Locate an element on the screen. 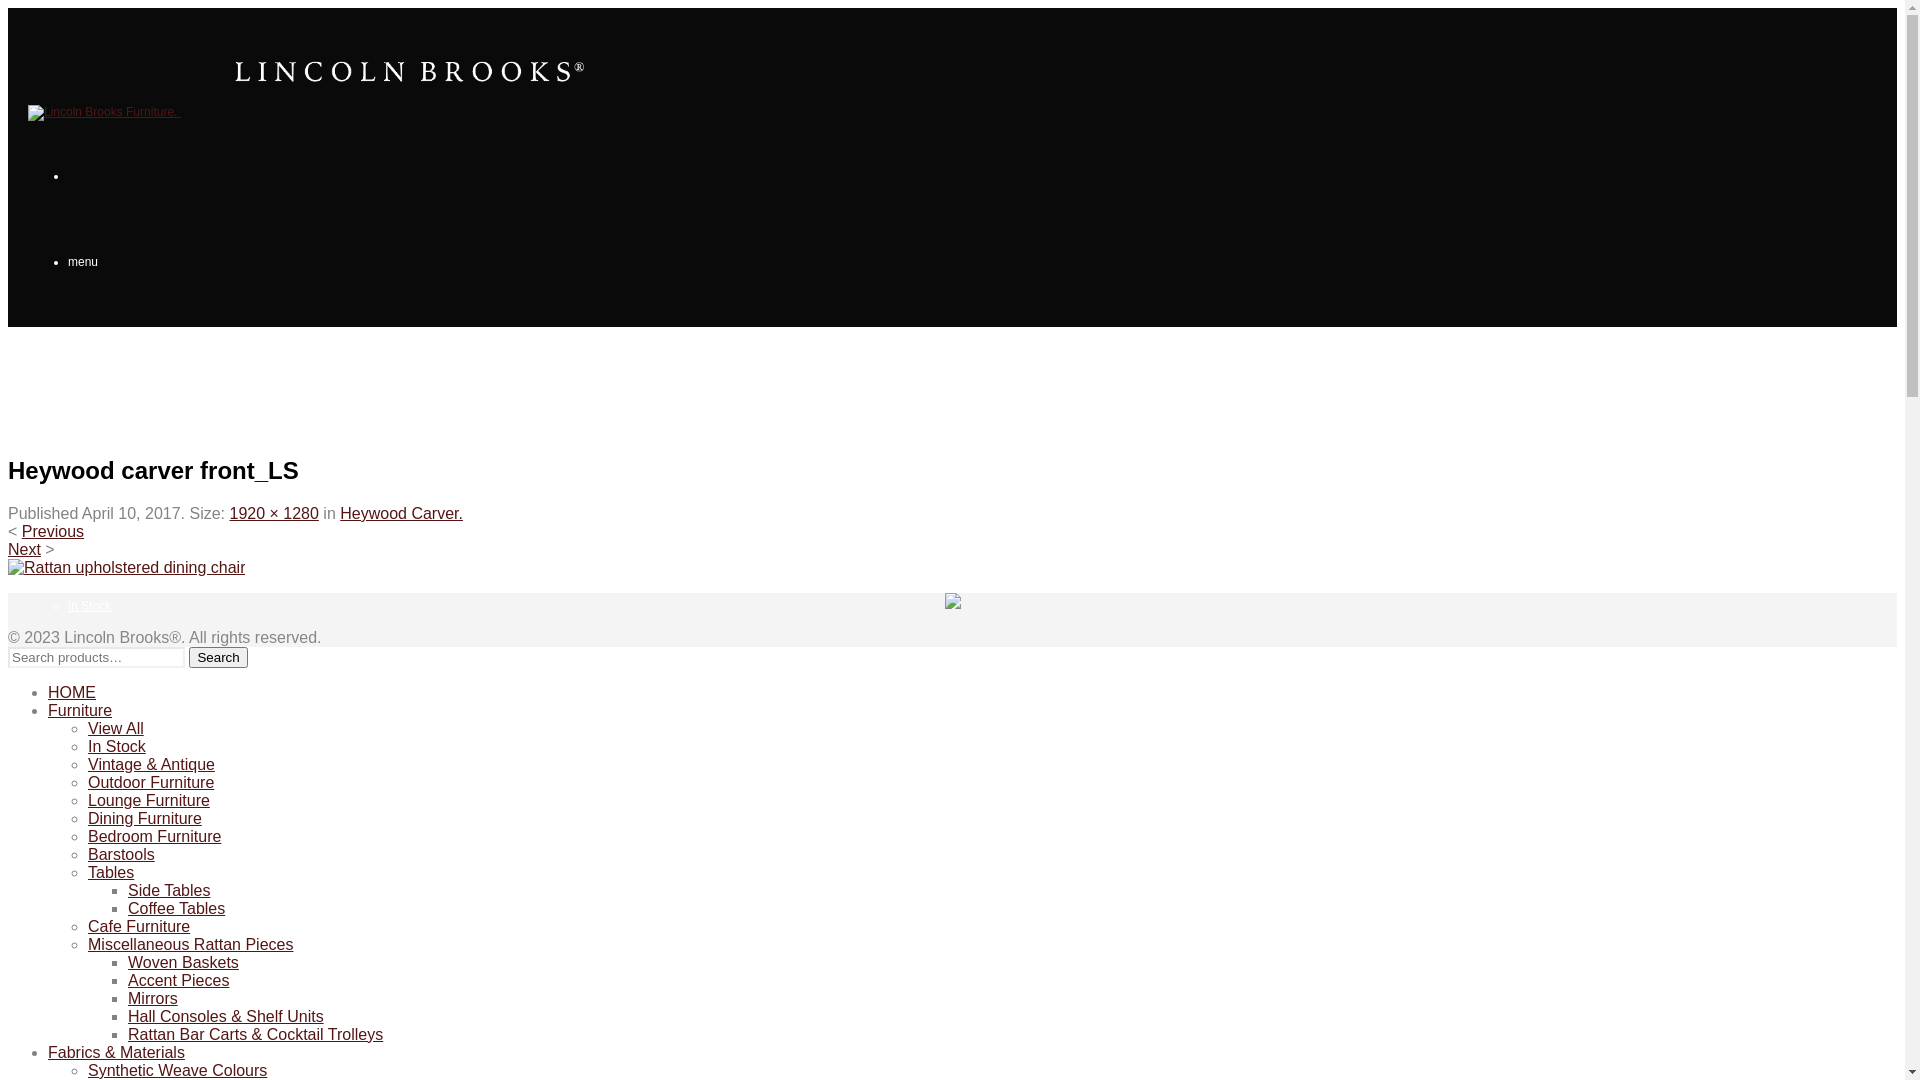 Image resolution: width=1920 pixels, height=1080 pixels. 'Barstools' is located at coordinates (86, 854).